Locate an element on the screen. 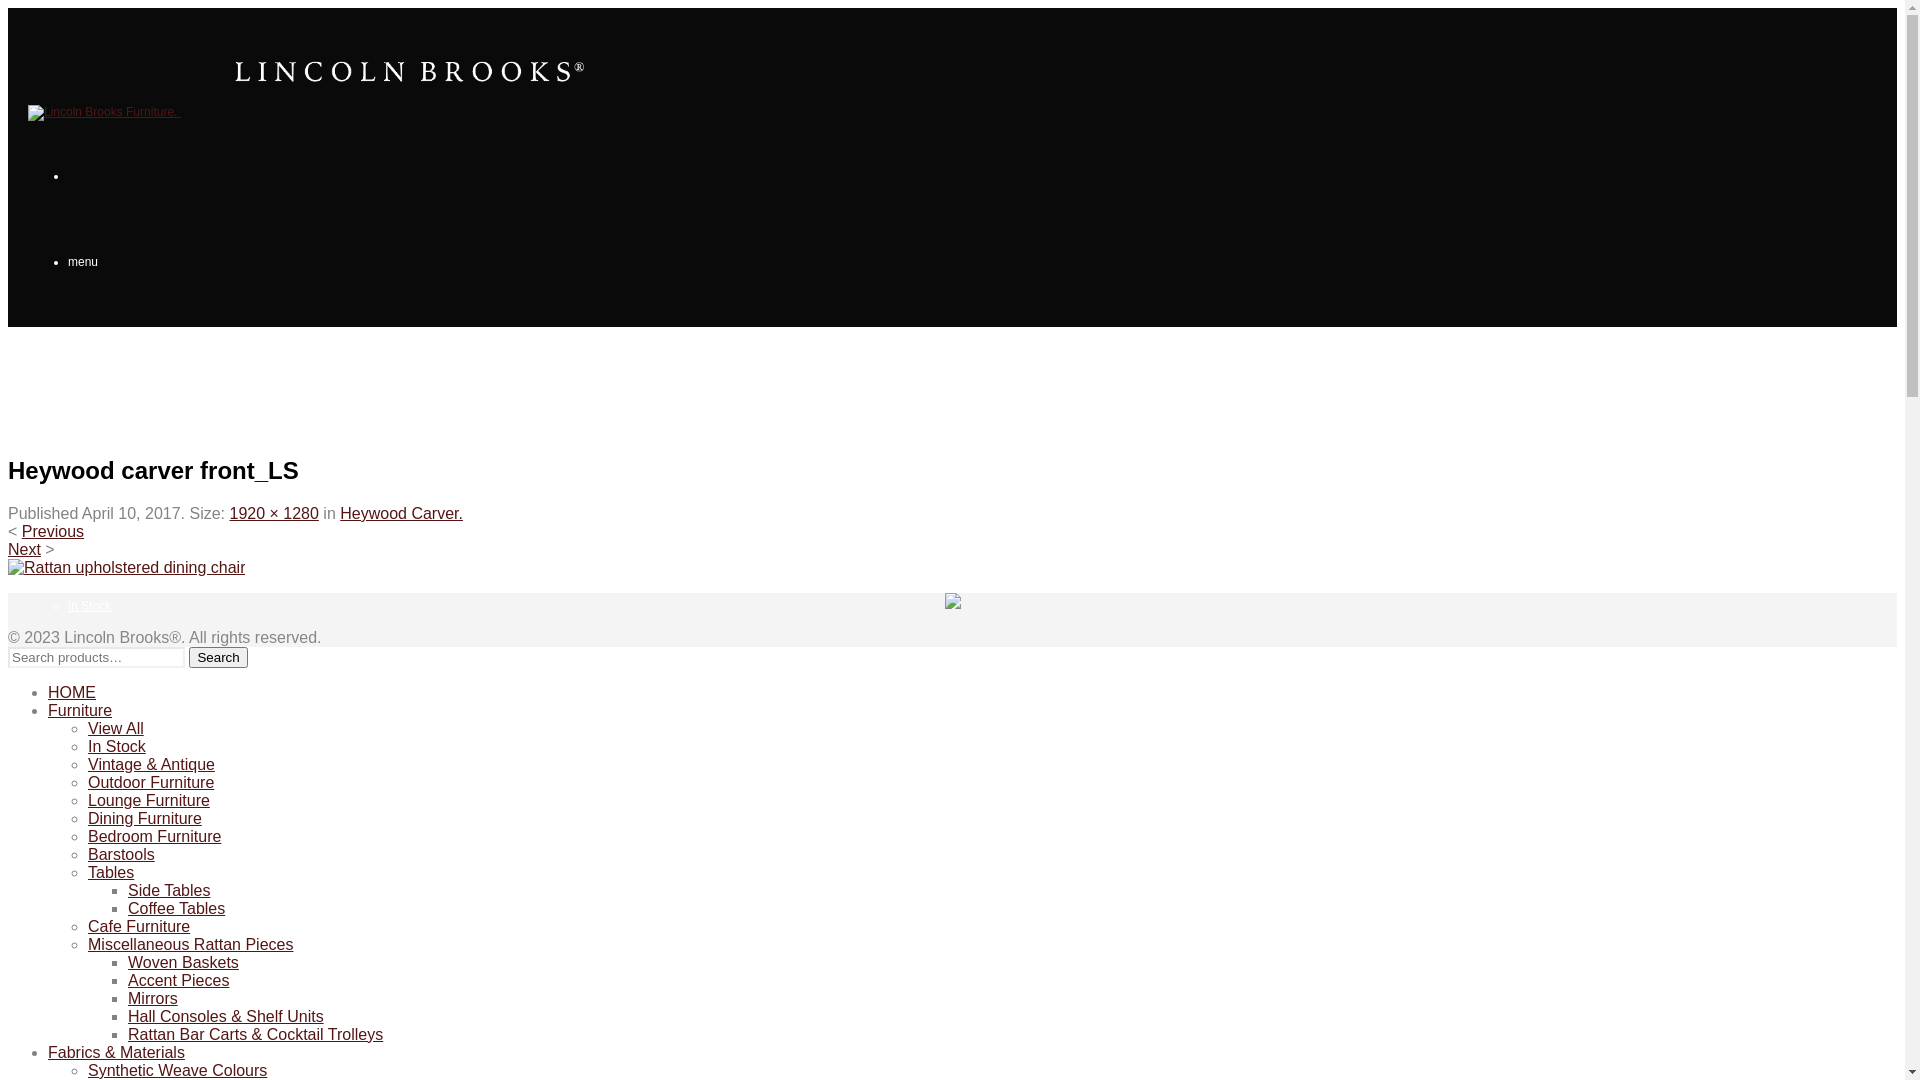 Image resolution: width=1920 pixels, height=1080 pixels. 'Barstools' is located at coordinates (86, 854).